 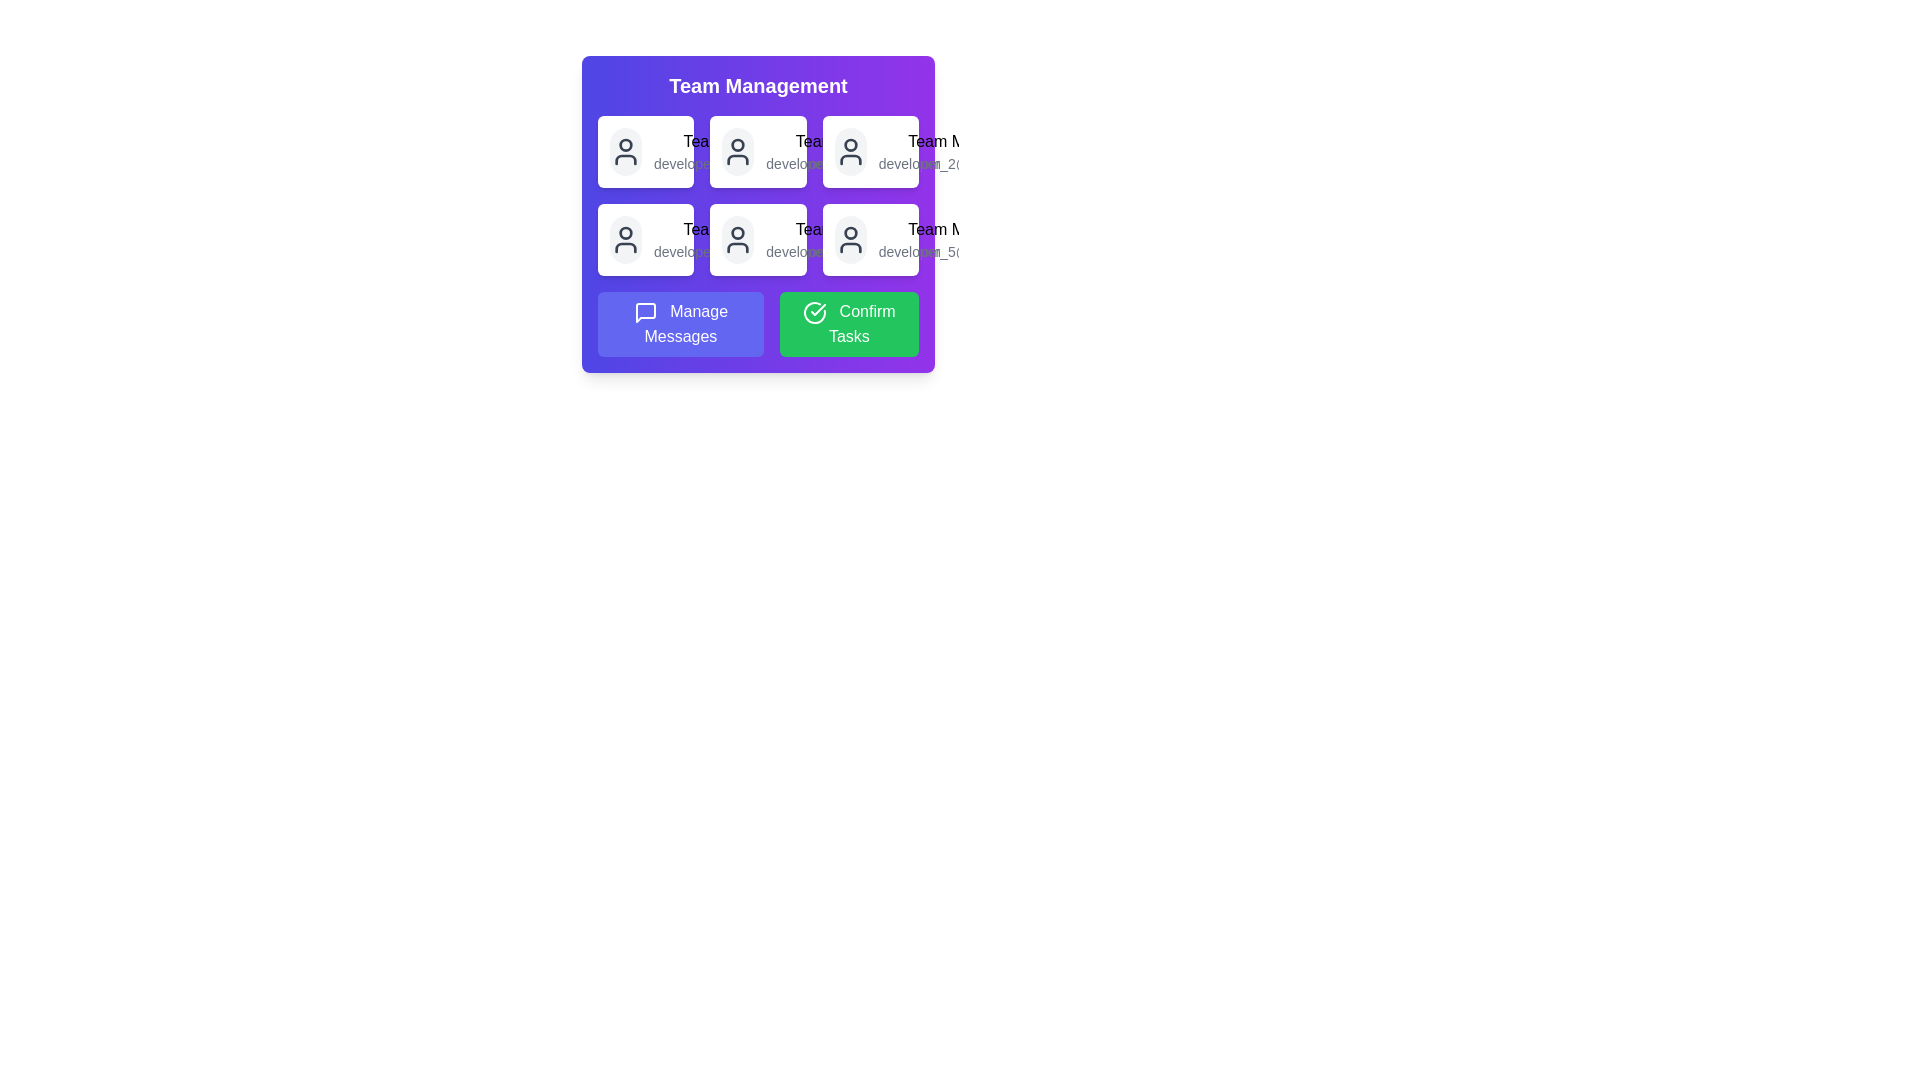 What do you see at coordinates (646, 238) in the screenshot?
I see `the Information card with a white background and rounded corners, which is the fourth card in the second row of a grid layout` at bounding box center [646, 238].